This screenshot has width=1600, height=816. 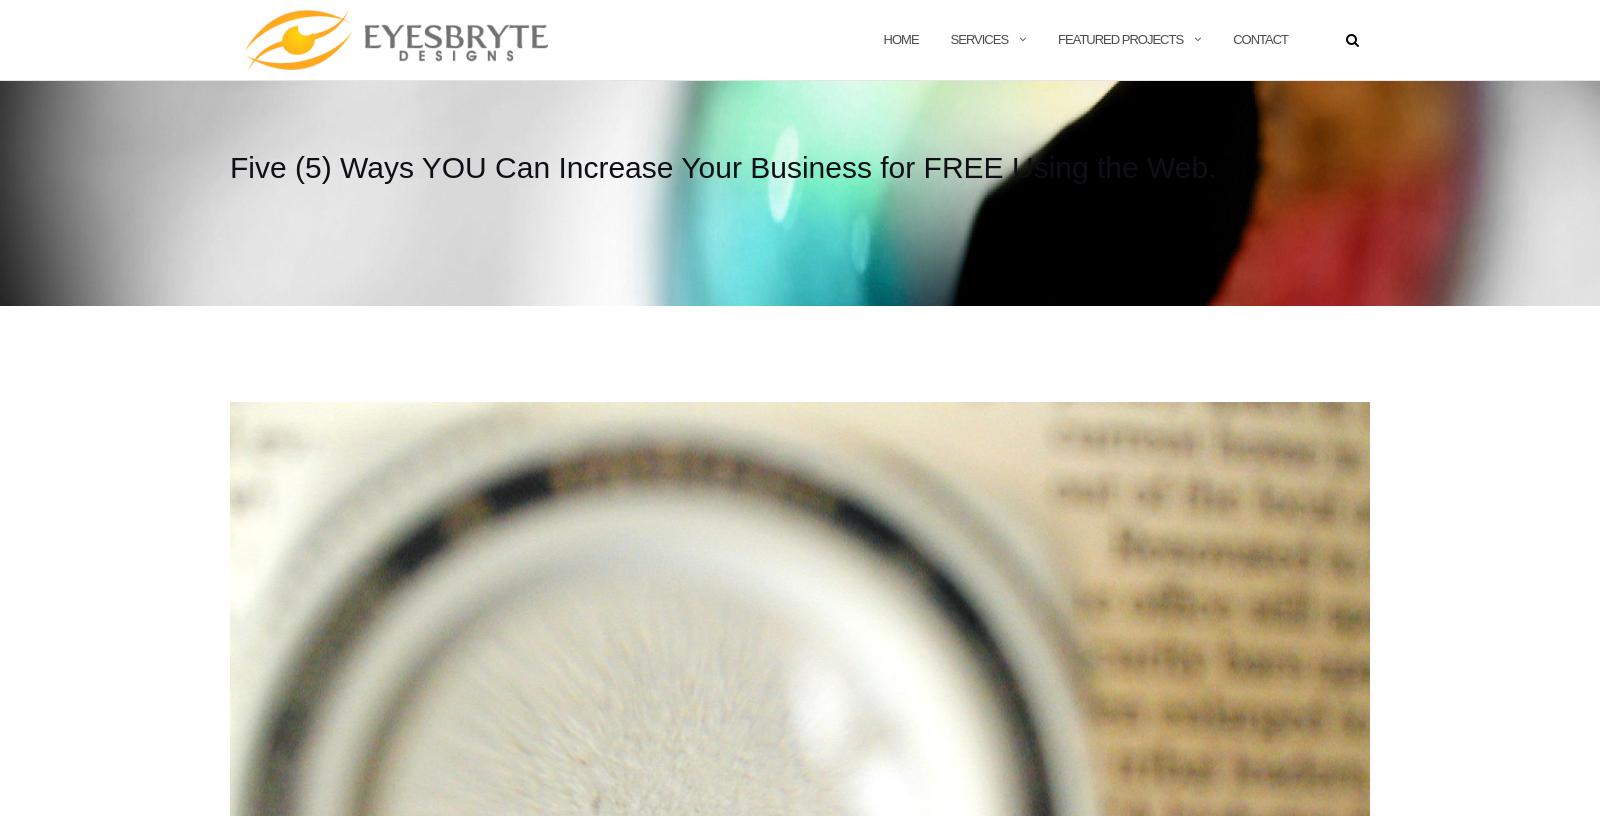 What do you see at coordinates (1259, 37) in the screenshot?
I see `'Contact'` at bounding box center [1259, 37].